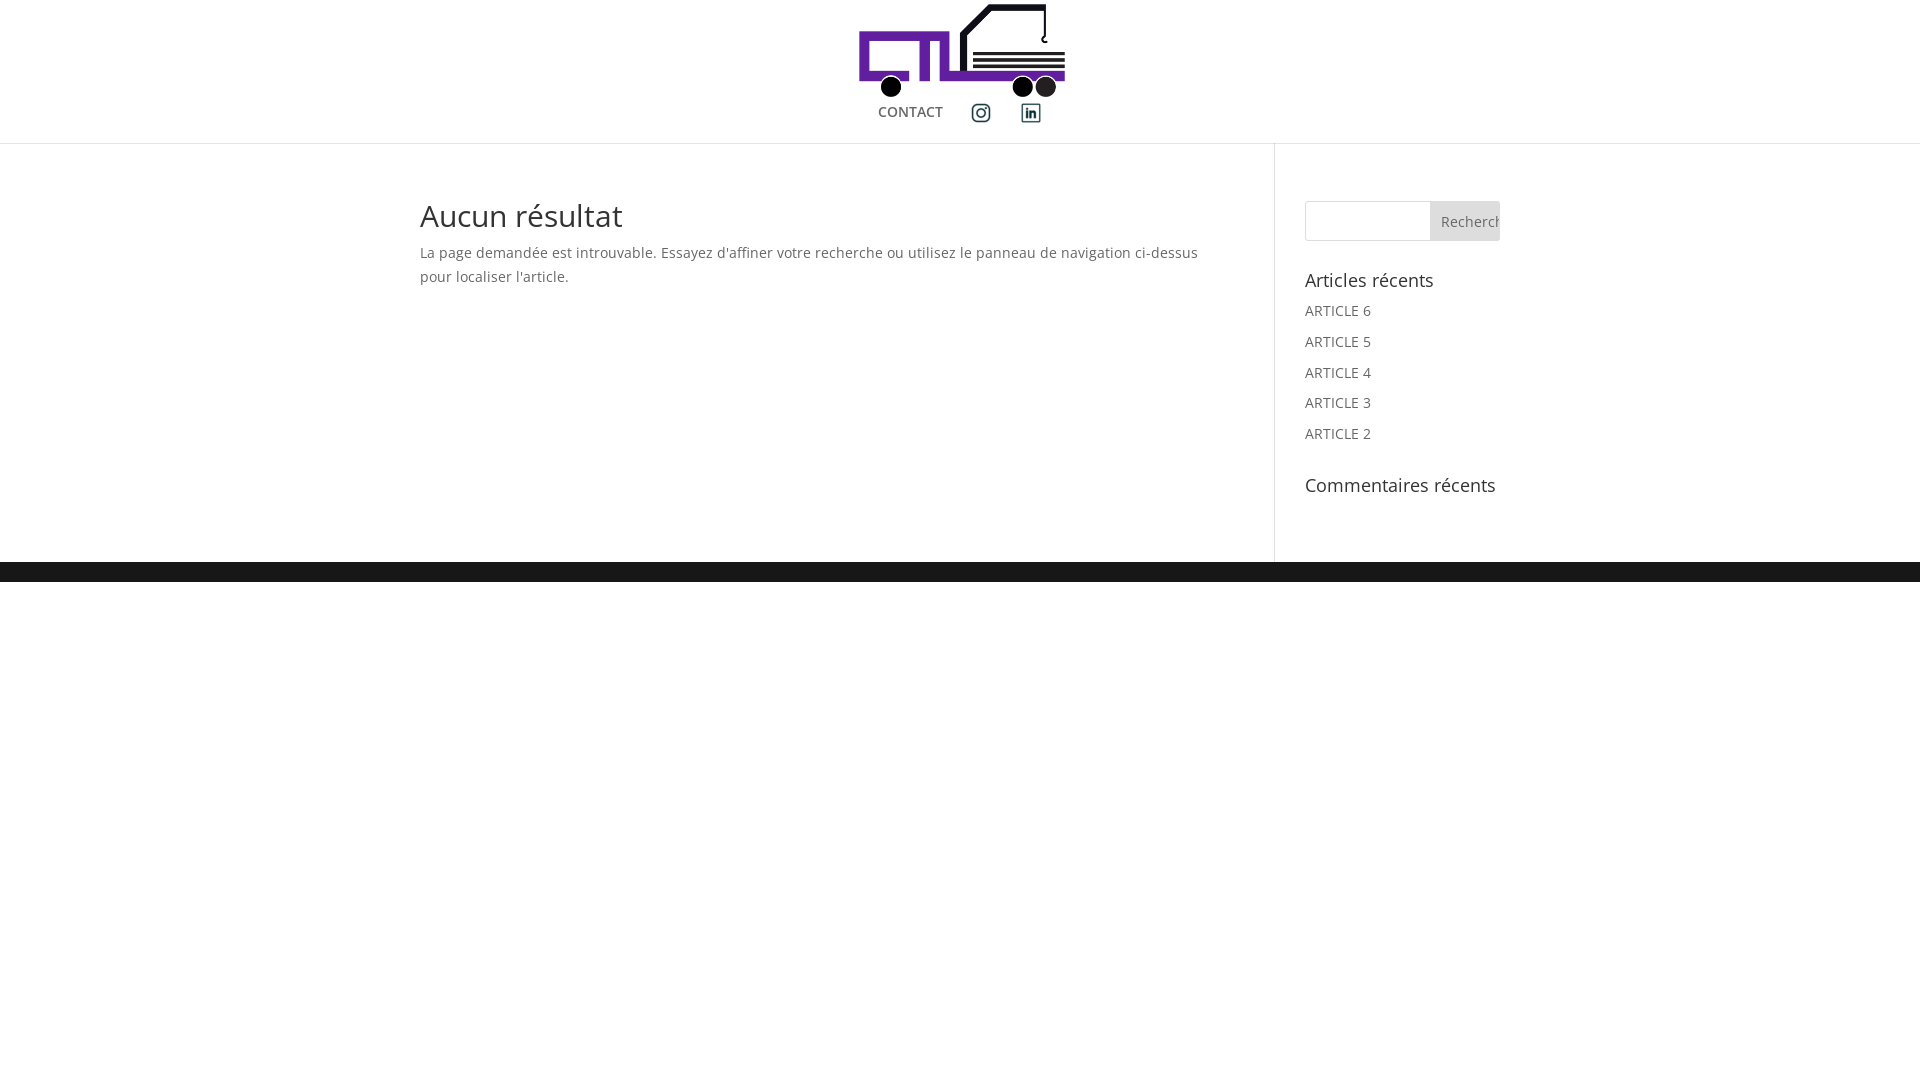 The image size is (1920, 1080). What do you see at coordinates (1338, 310) in the screenshot?
I see `'ARTICLE 6'` at bounding box center [1338, 310].